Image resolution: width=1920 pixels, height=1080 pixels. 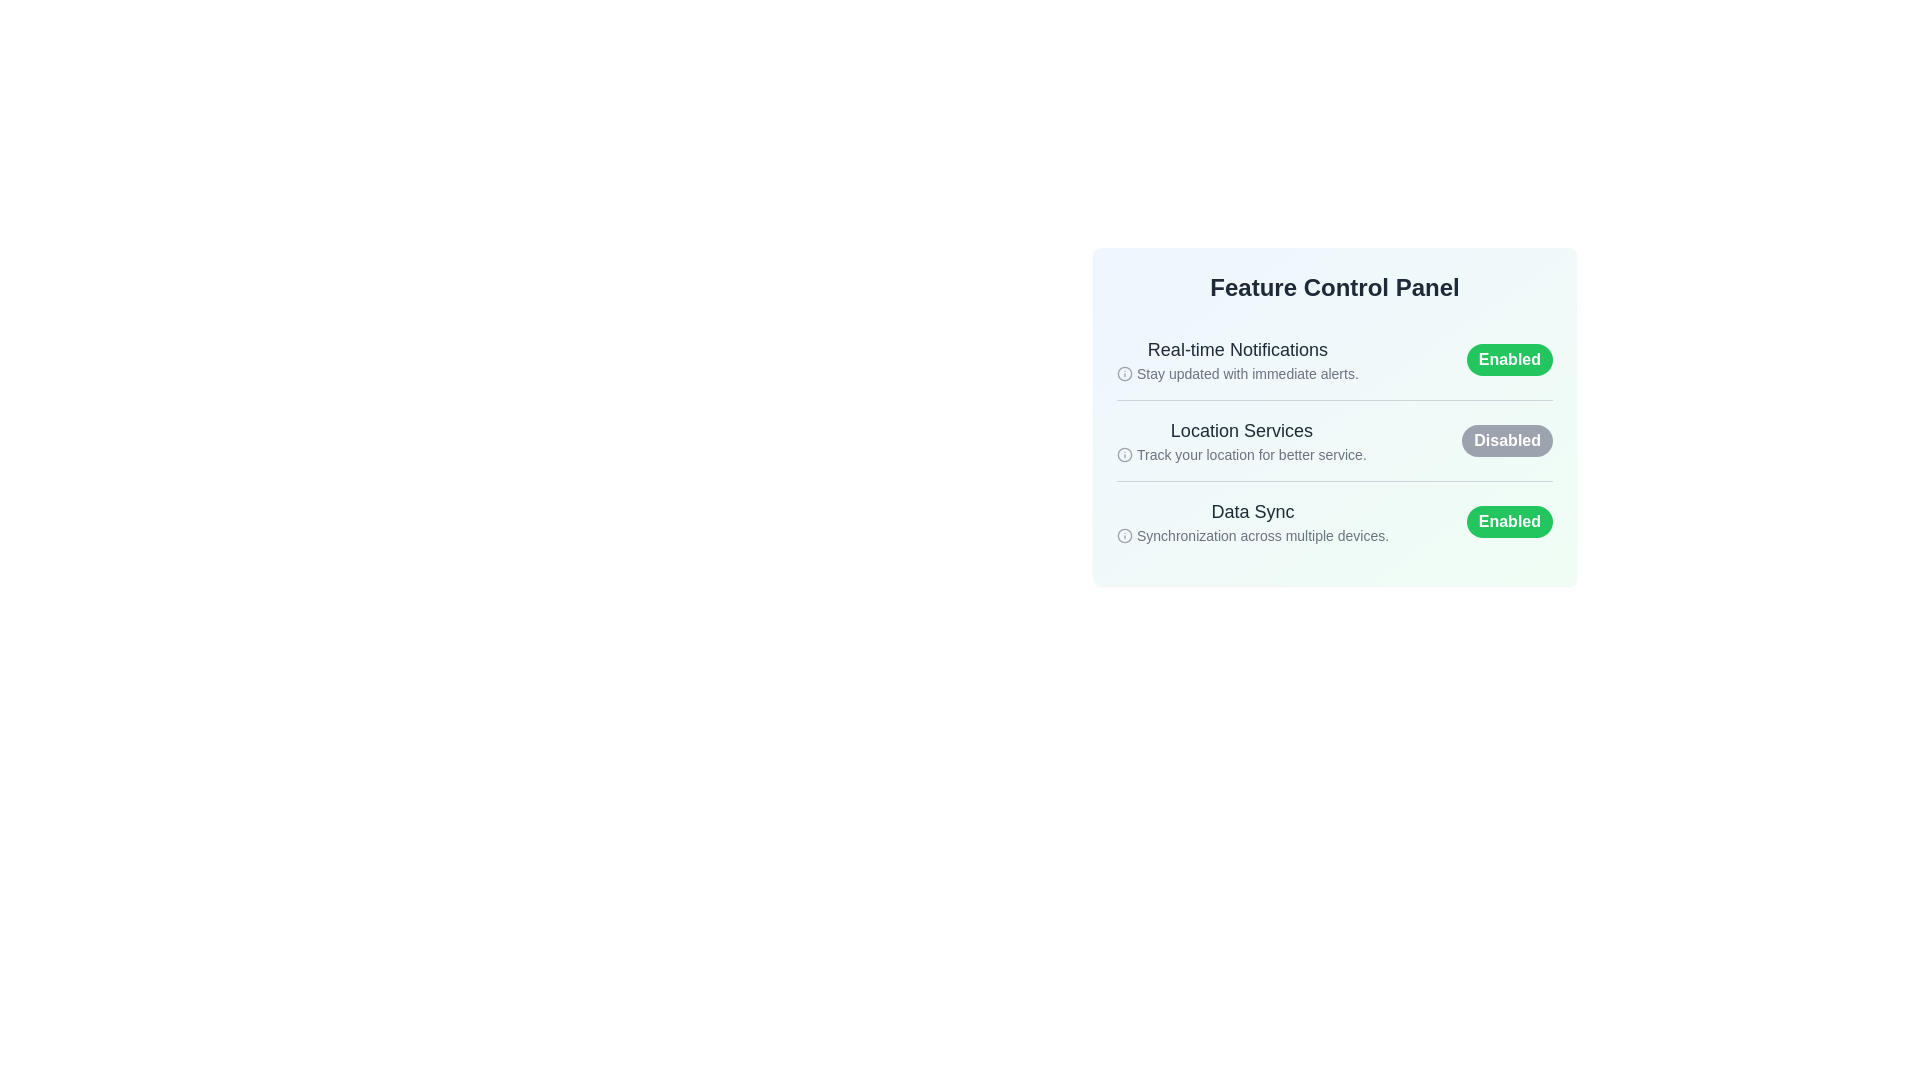 I want to click on the informational icon for the Location Services feature, so click(x=1124, y=455).